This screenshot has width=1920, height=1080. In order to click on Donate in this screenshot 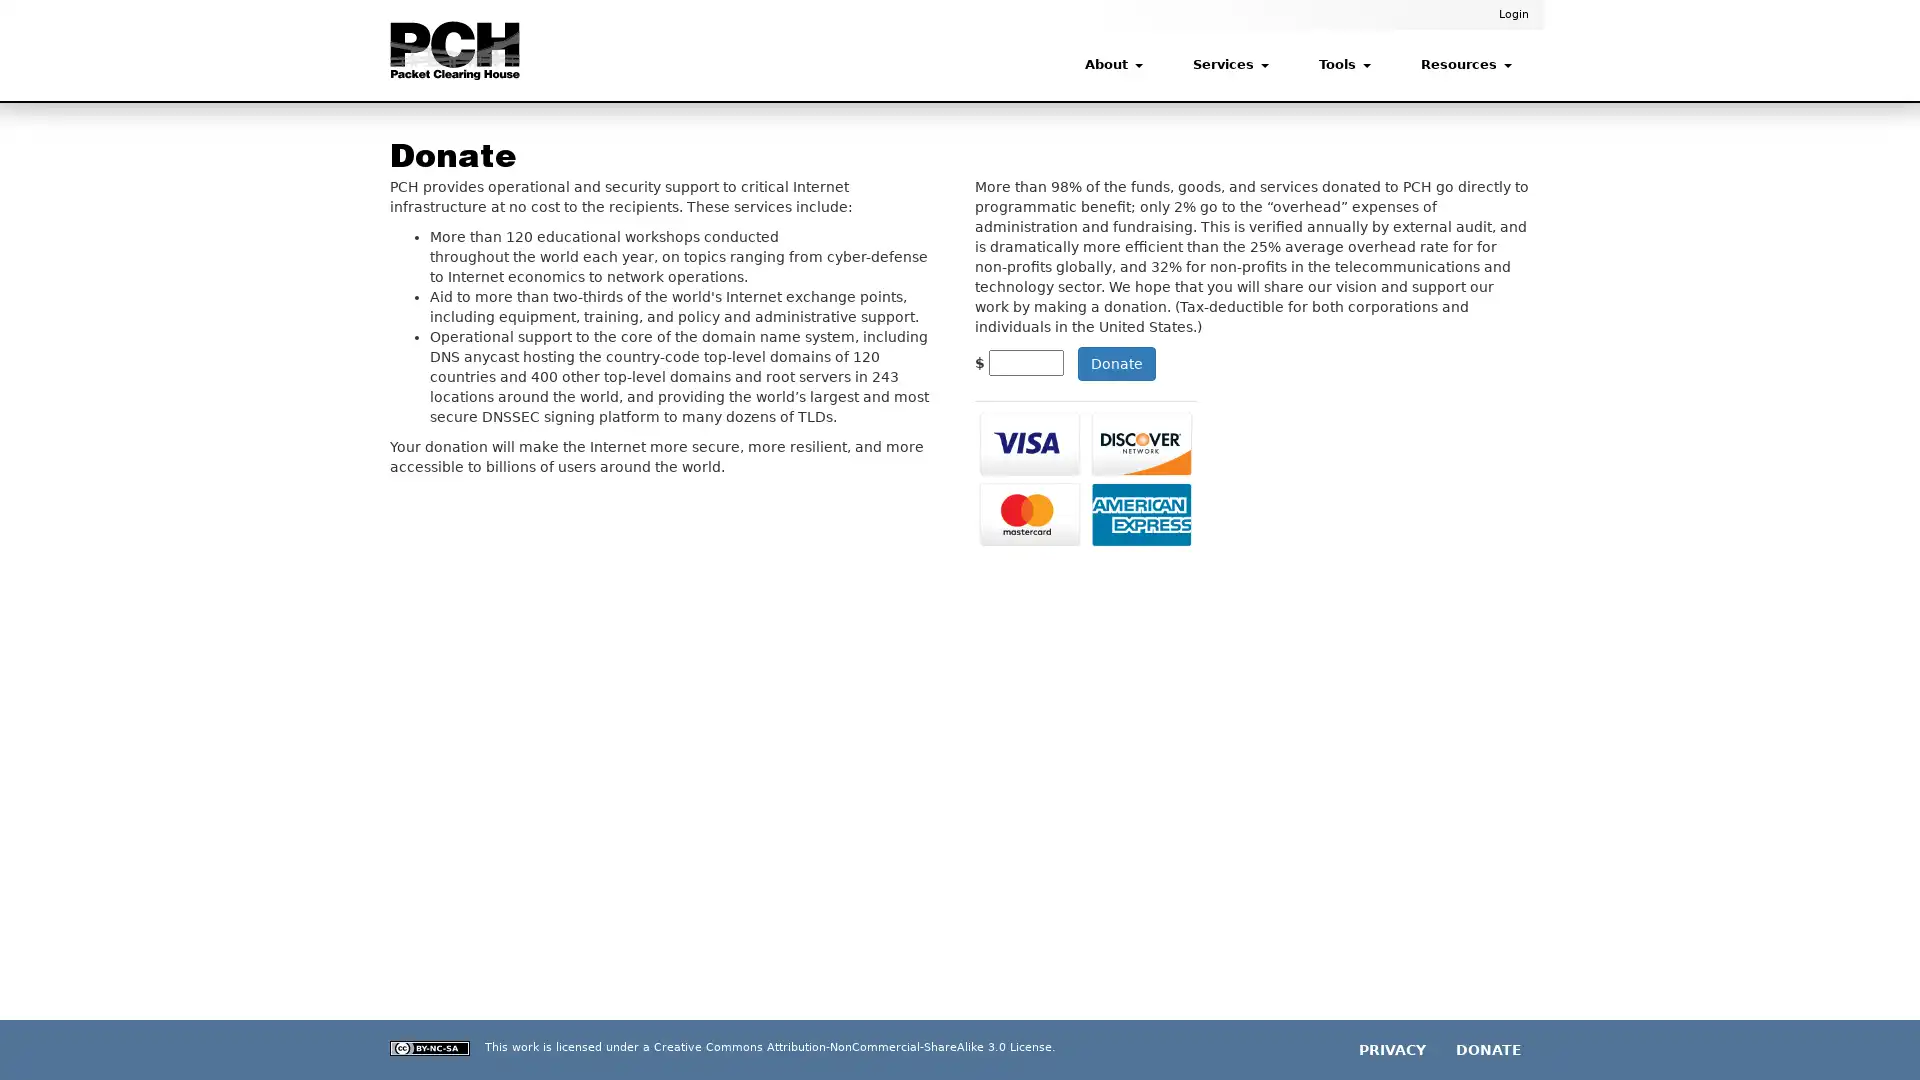, I will do `click(1116, 363)`.